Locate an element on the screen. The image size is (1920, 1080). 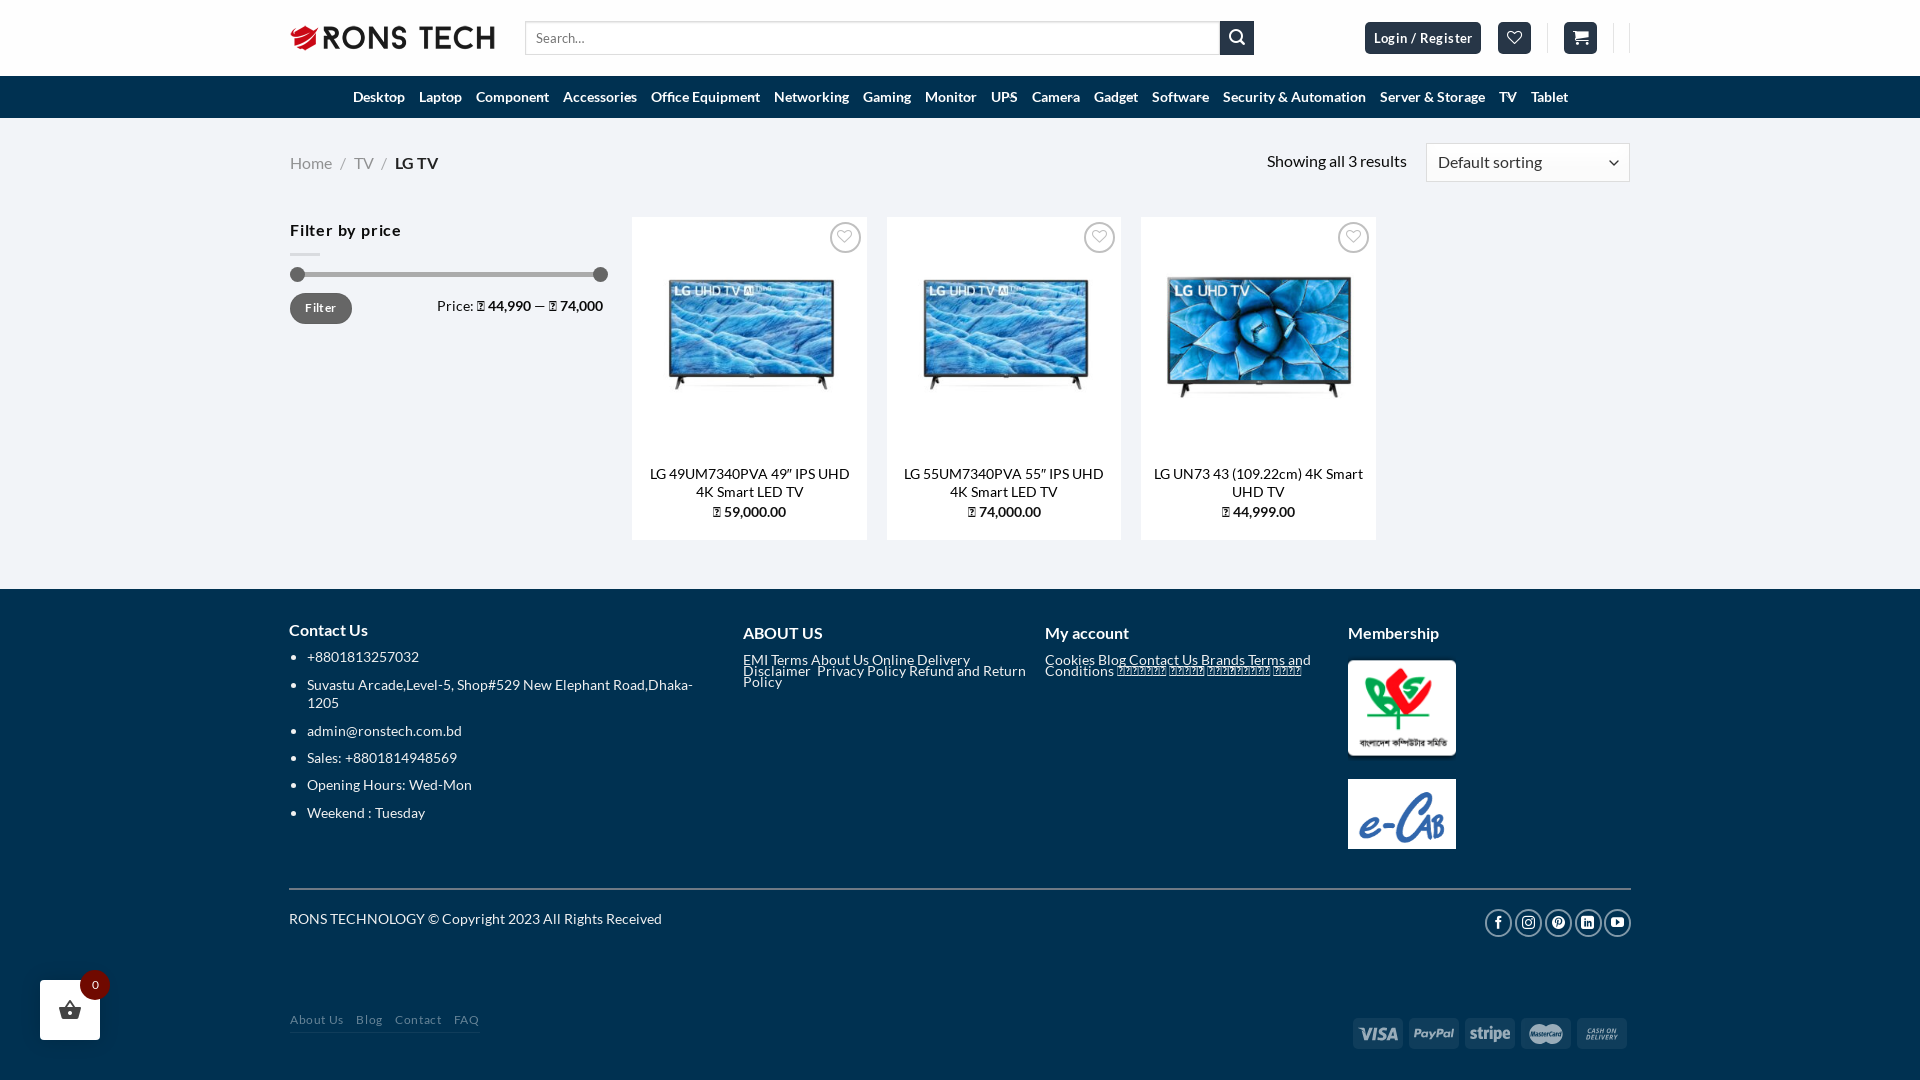
'Disclaimer ' is located at coordinates (776, 670).